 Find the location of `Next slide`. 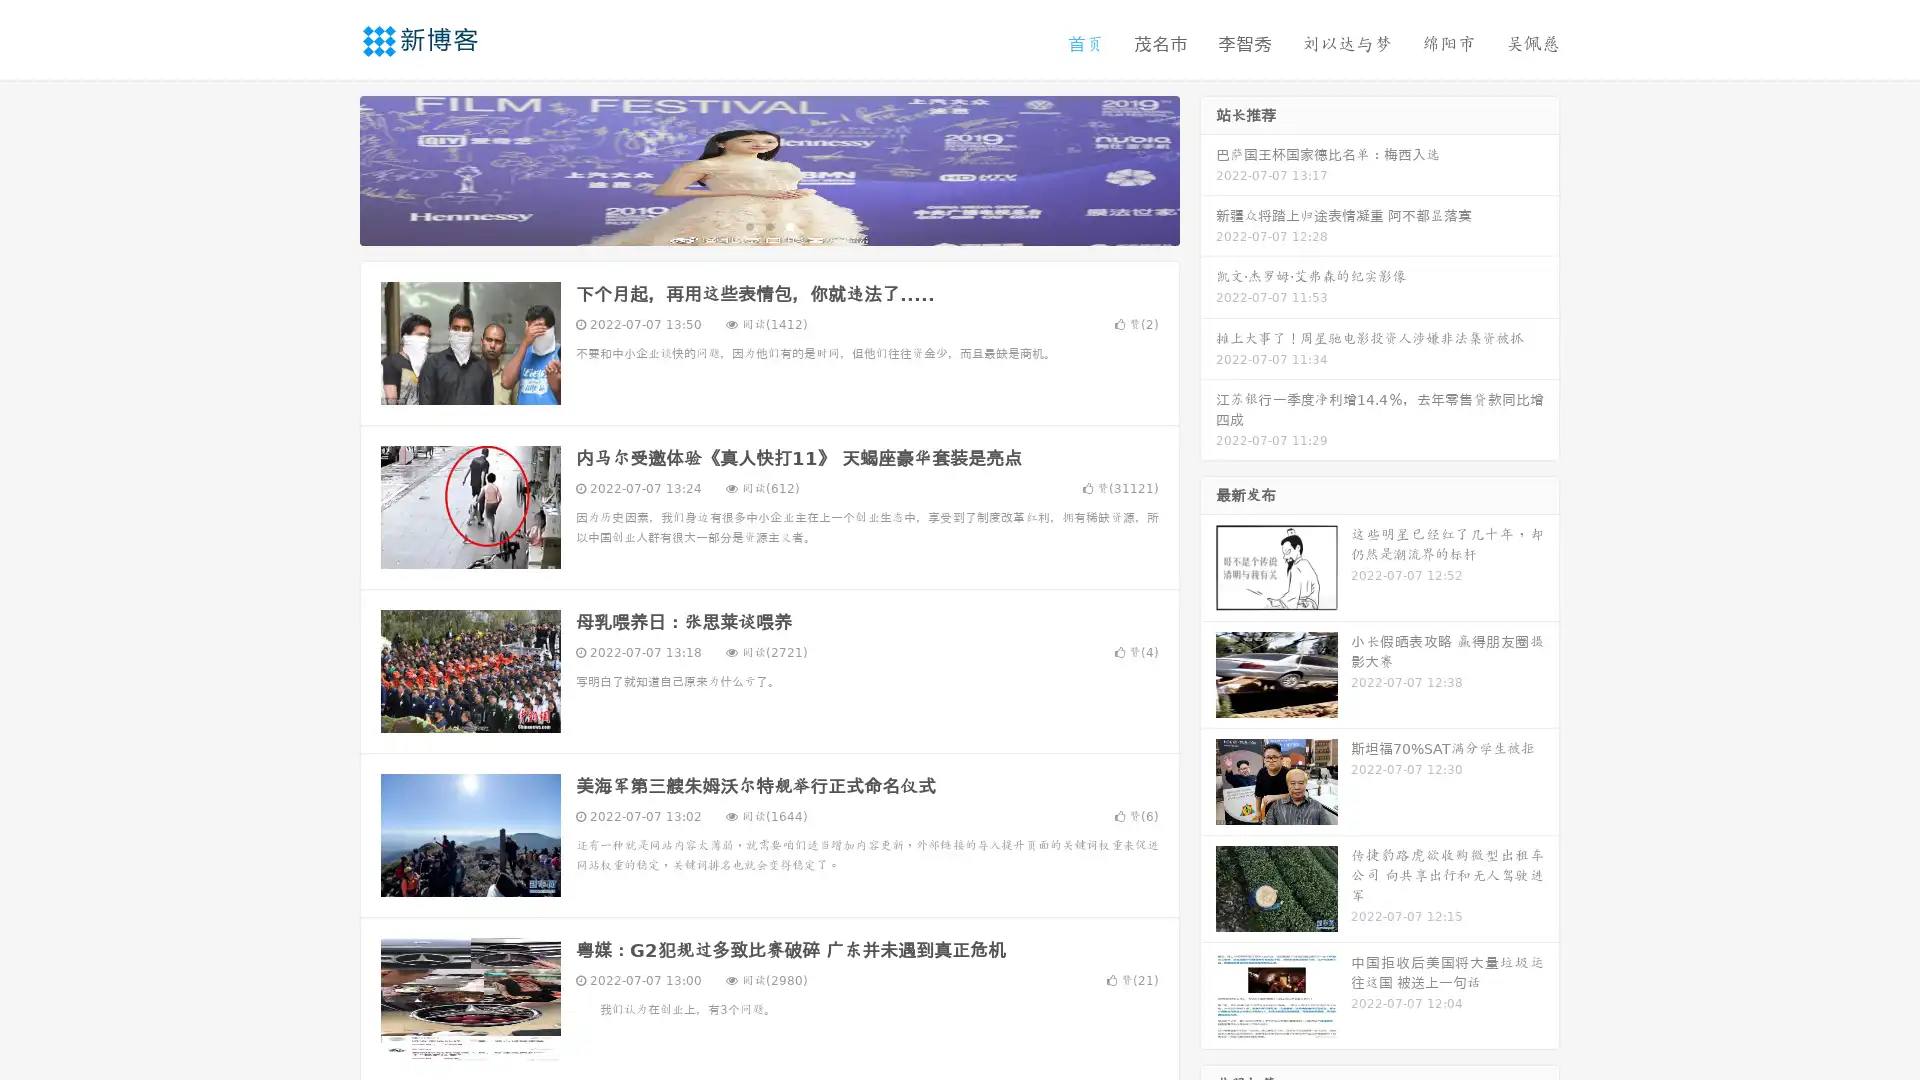

Next slide is located at coordinates (1208, 168).